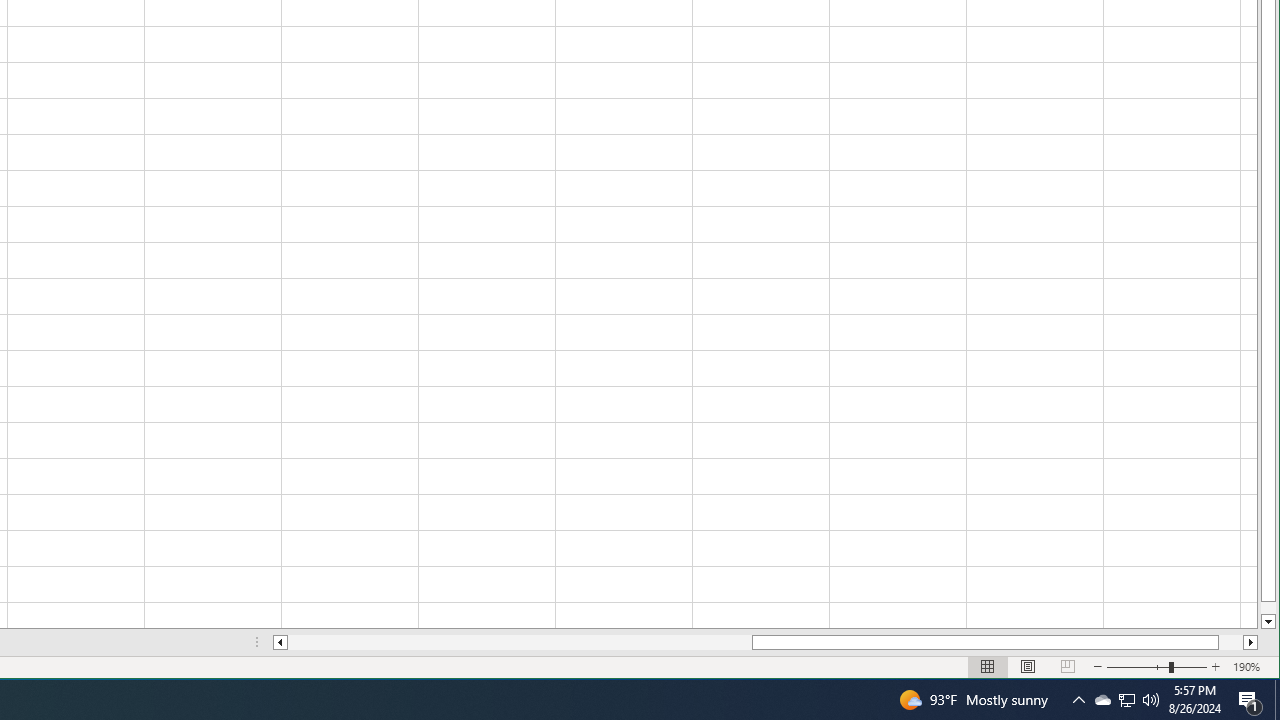  What do you see at coordinates (1276, 698) in the screenshot?
I see `'Show desktop'` at bounding box center [1276, 698].